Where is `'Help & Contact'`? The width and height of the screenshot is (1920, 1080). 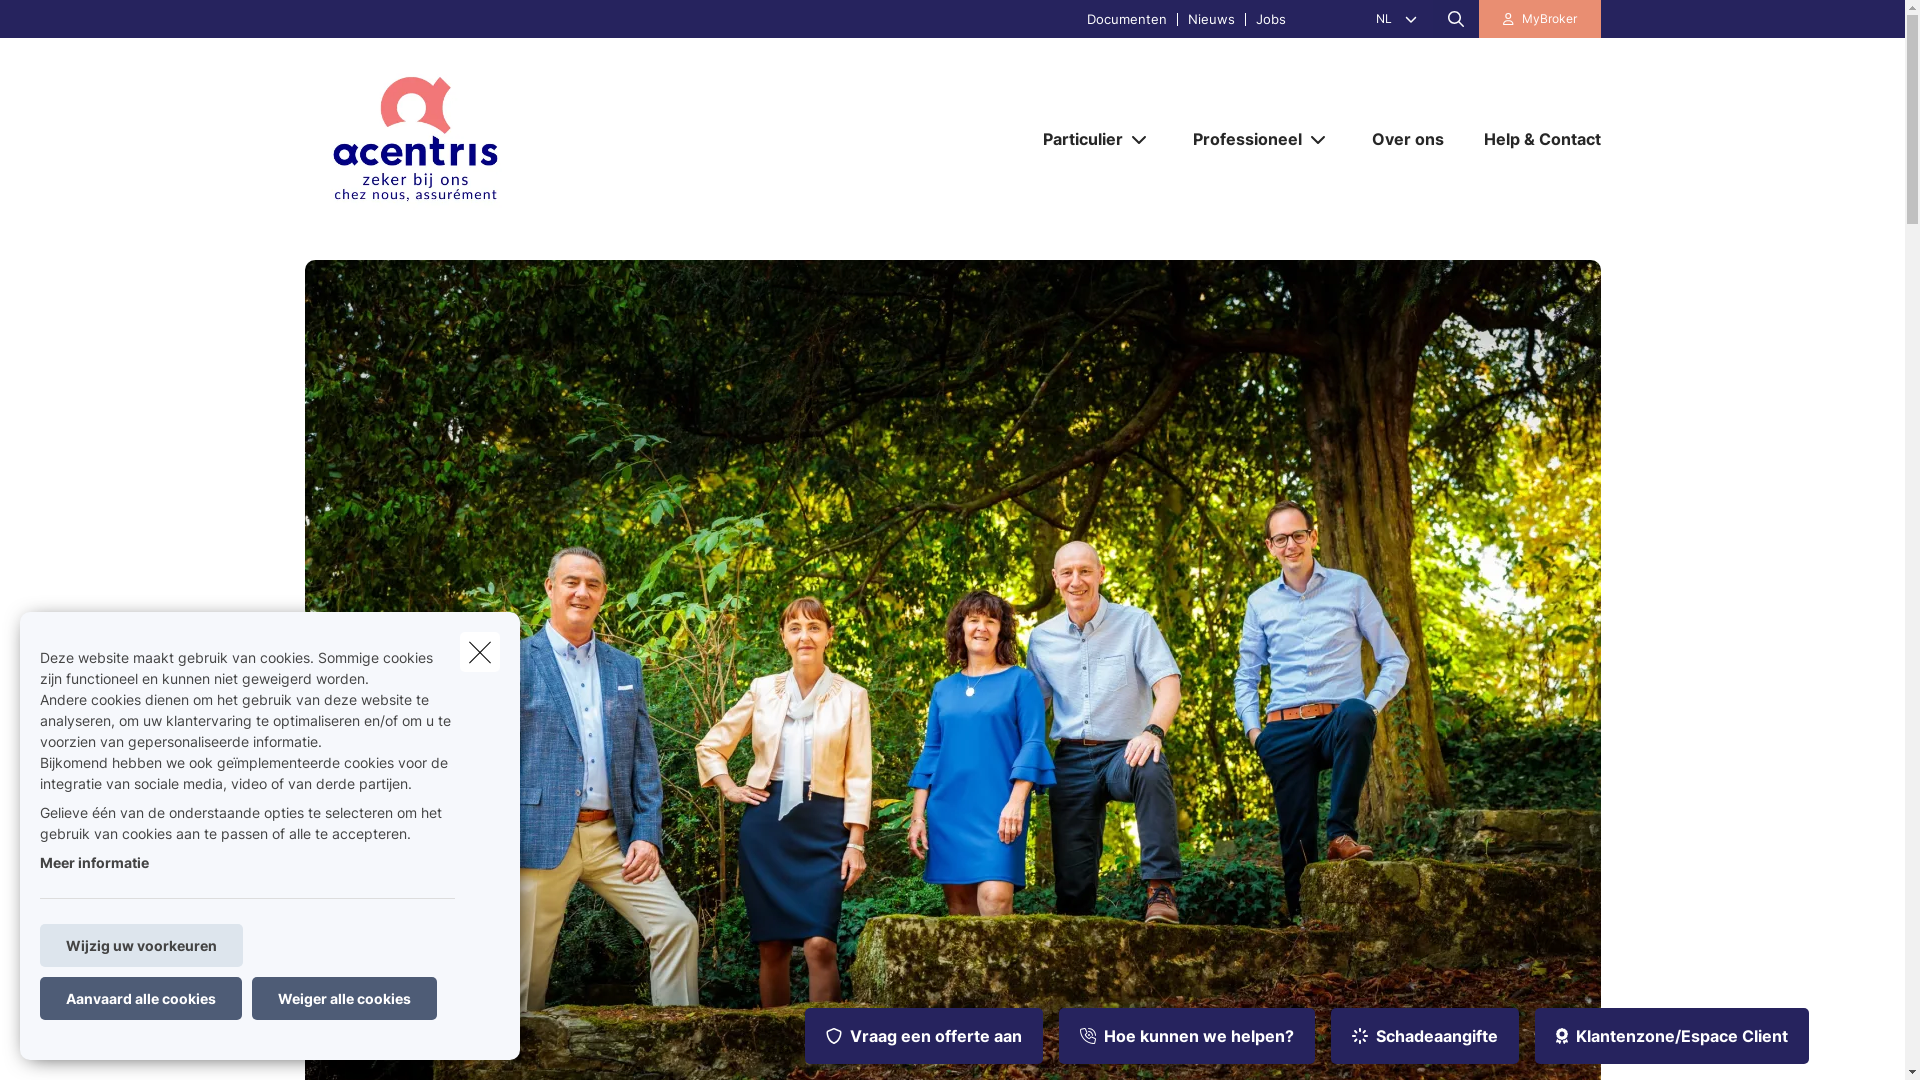 'Help & Contact' is located at coordinates (1531, 137).